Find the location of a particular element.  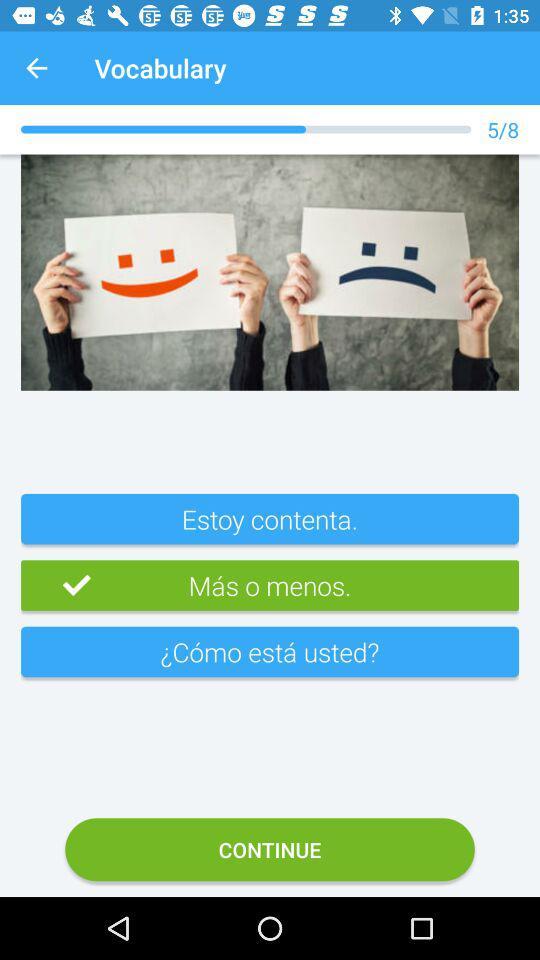

the image given in the page is located at coordinates (270, 272).